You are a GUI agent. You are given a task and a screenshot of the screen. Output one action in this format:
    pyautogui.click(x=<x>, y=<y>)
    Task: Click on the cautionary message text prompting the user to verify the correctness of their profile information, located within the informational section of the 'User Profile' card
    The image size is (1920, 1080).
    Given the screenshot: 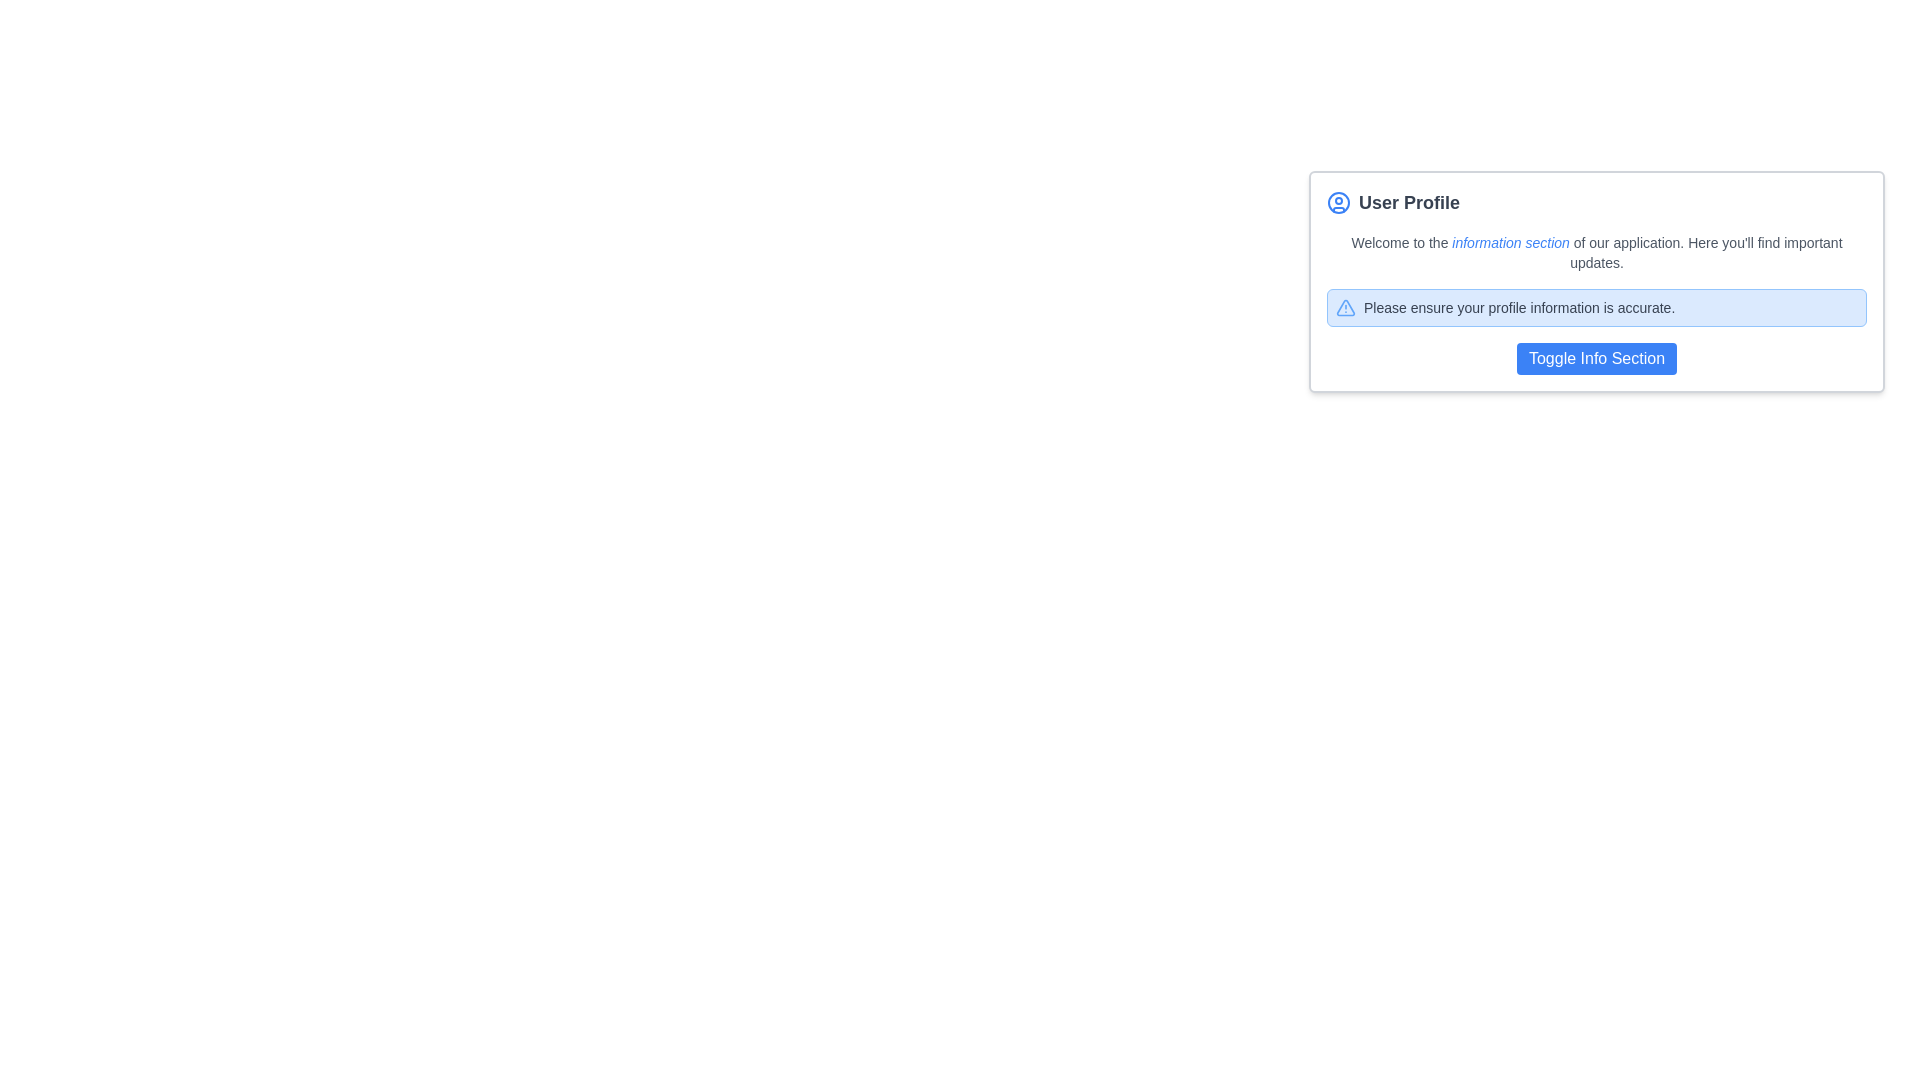 What is the action you would take?
    pyautogui.click(x=1519, y=308)
    